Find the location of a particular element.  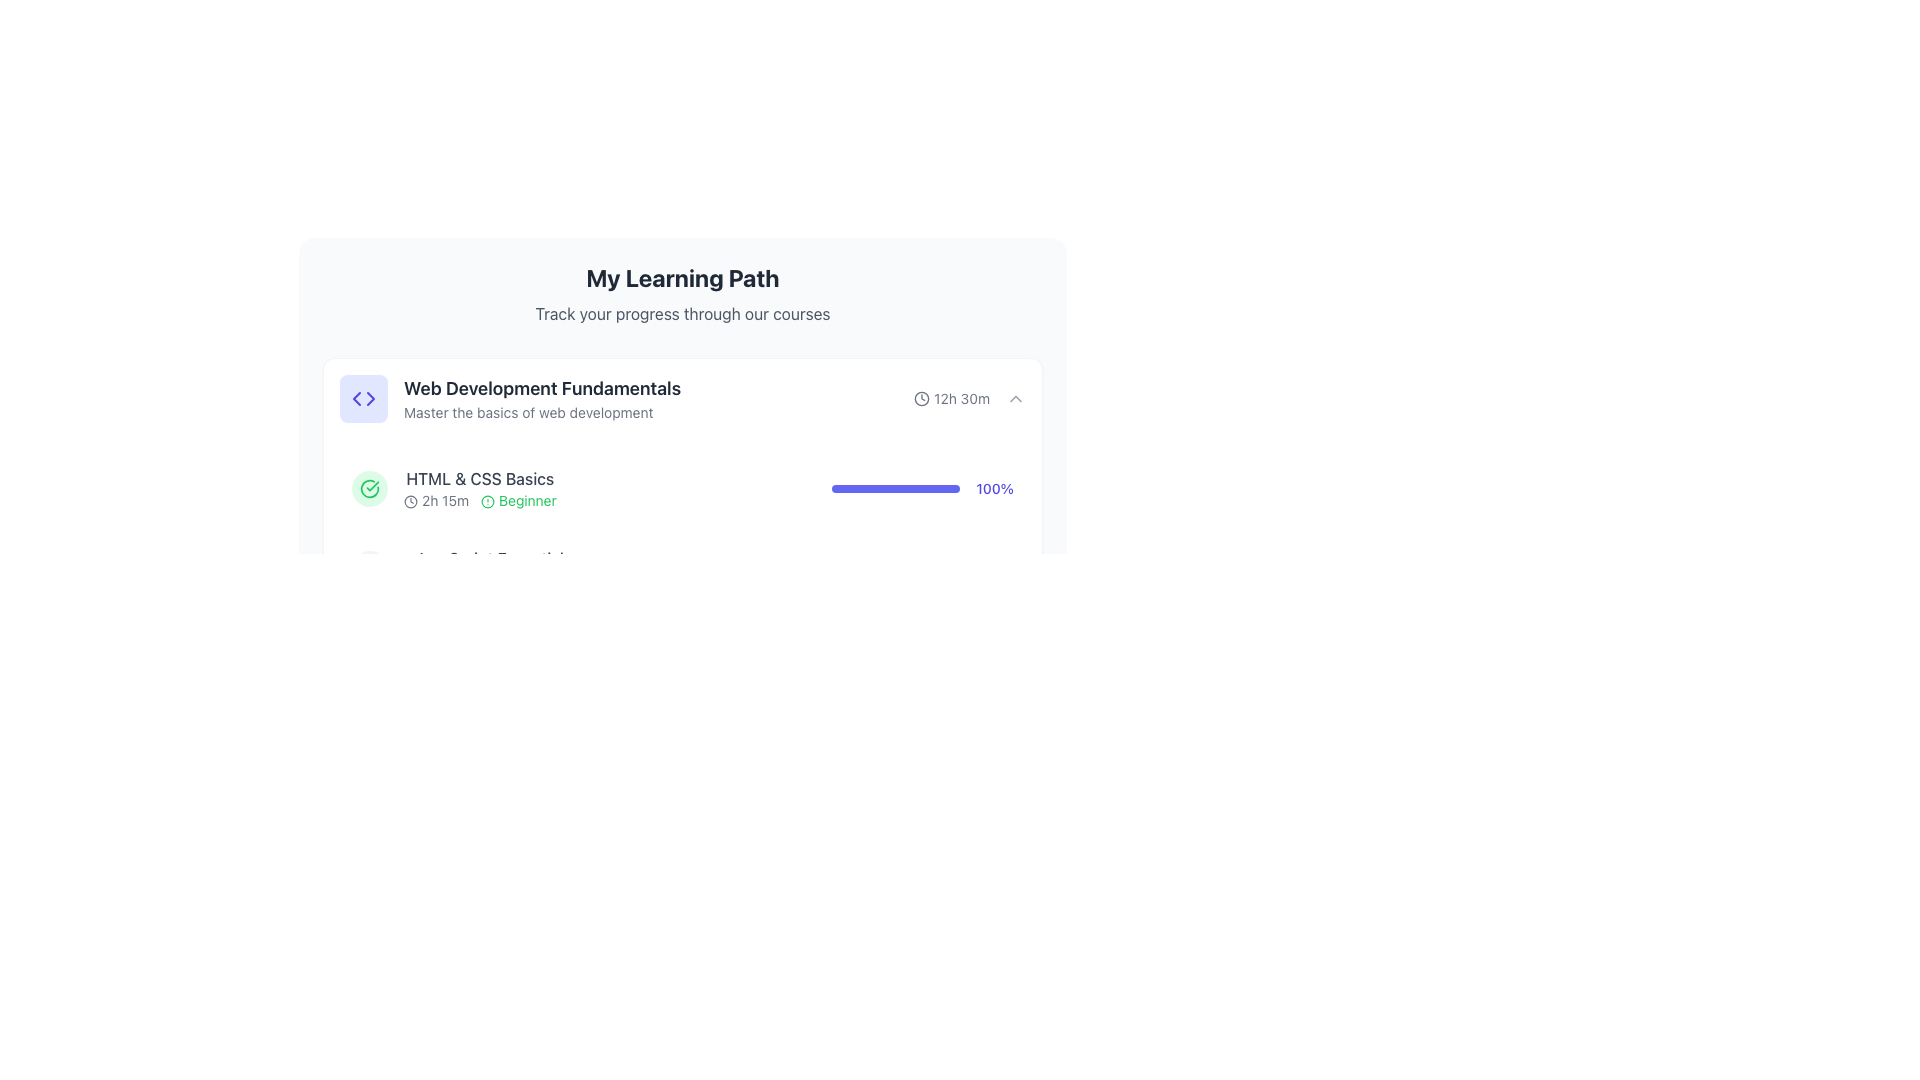

the text label that serves as a descriptive subtitle below the 'Web Development Fundamentals' heading is located at coordinates (542, 411).